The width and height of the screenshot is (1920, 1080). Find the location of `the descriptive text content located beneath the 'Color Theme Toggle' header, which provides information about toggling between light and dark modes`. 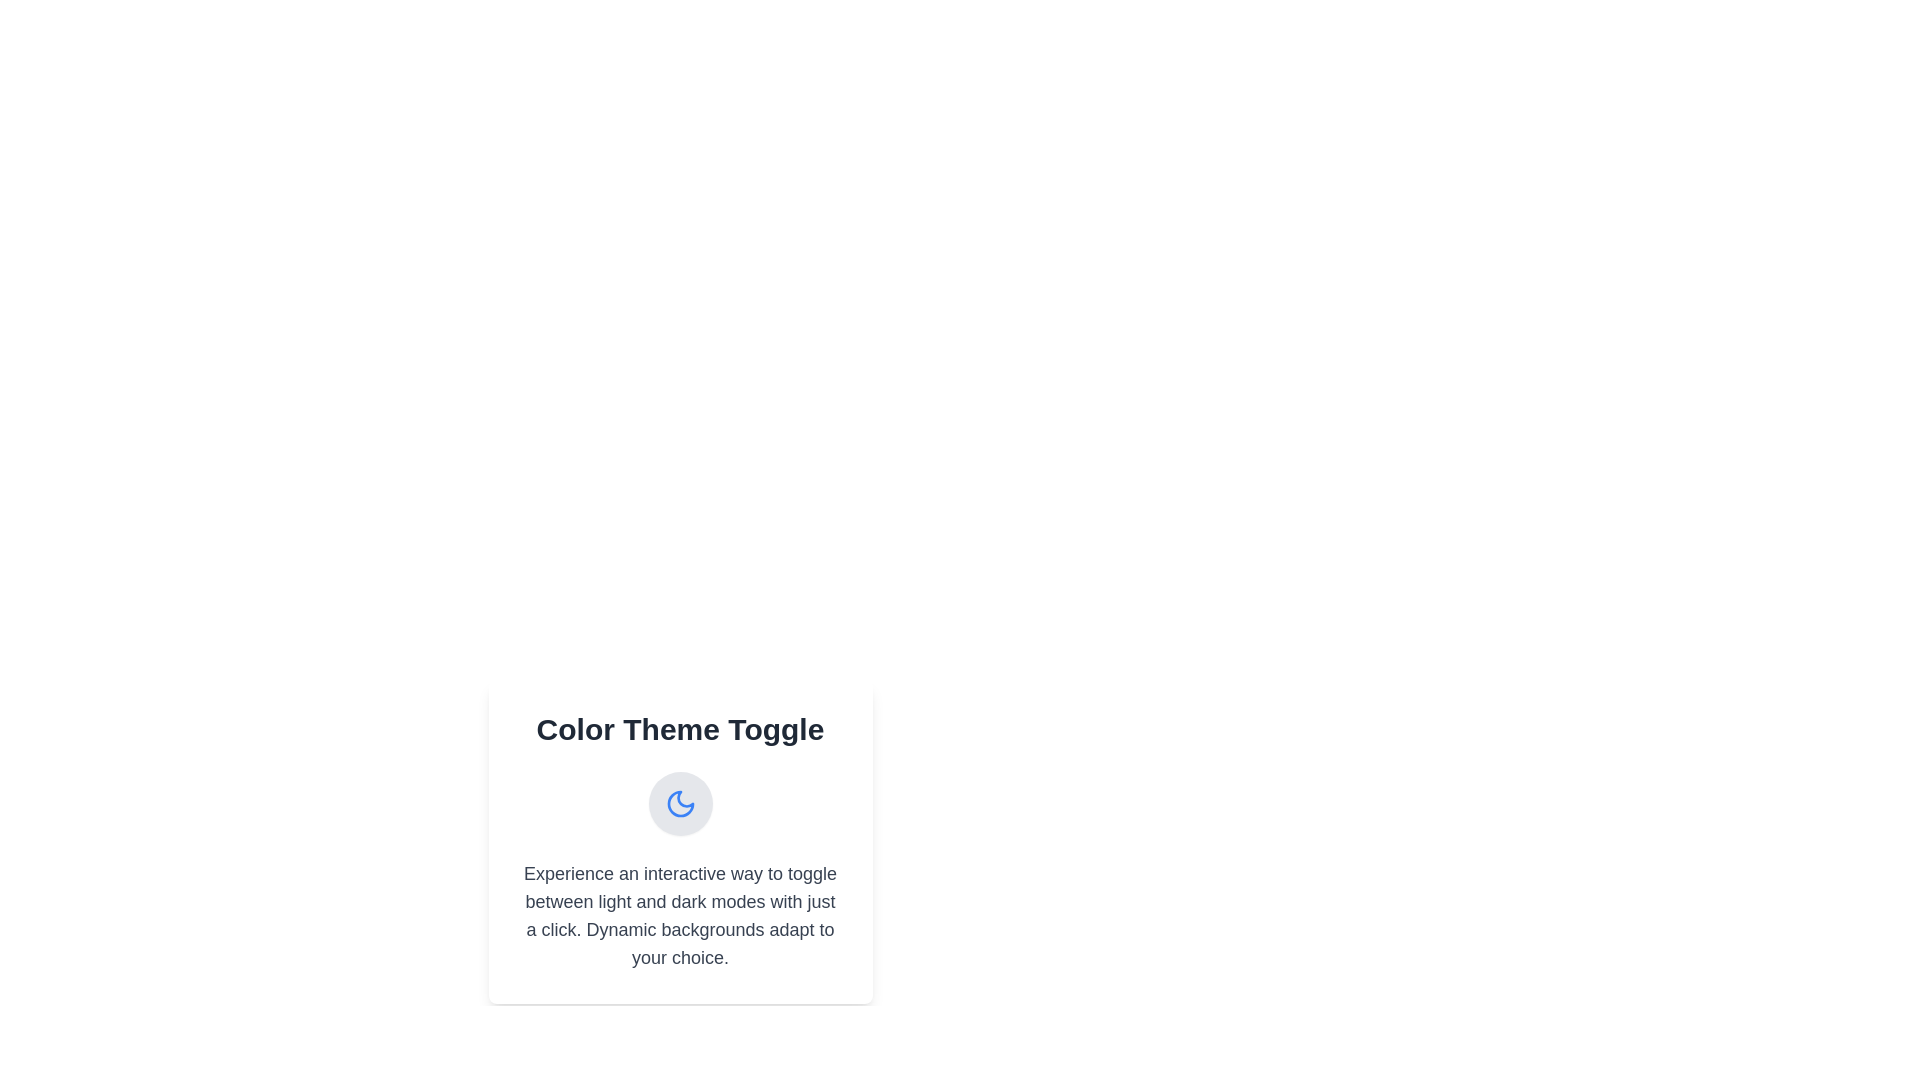

the descriptive text content located beneath the 'Color Theme Toggle' header, which provides information about toggling between light and dark modes is located at coordinates (680, 915).